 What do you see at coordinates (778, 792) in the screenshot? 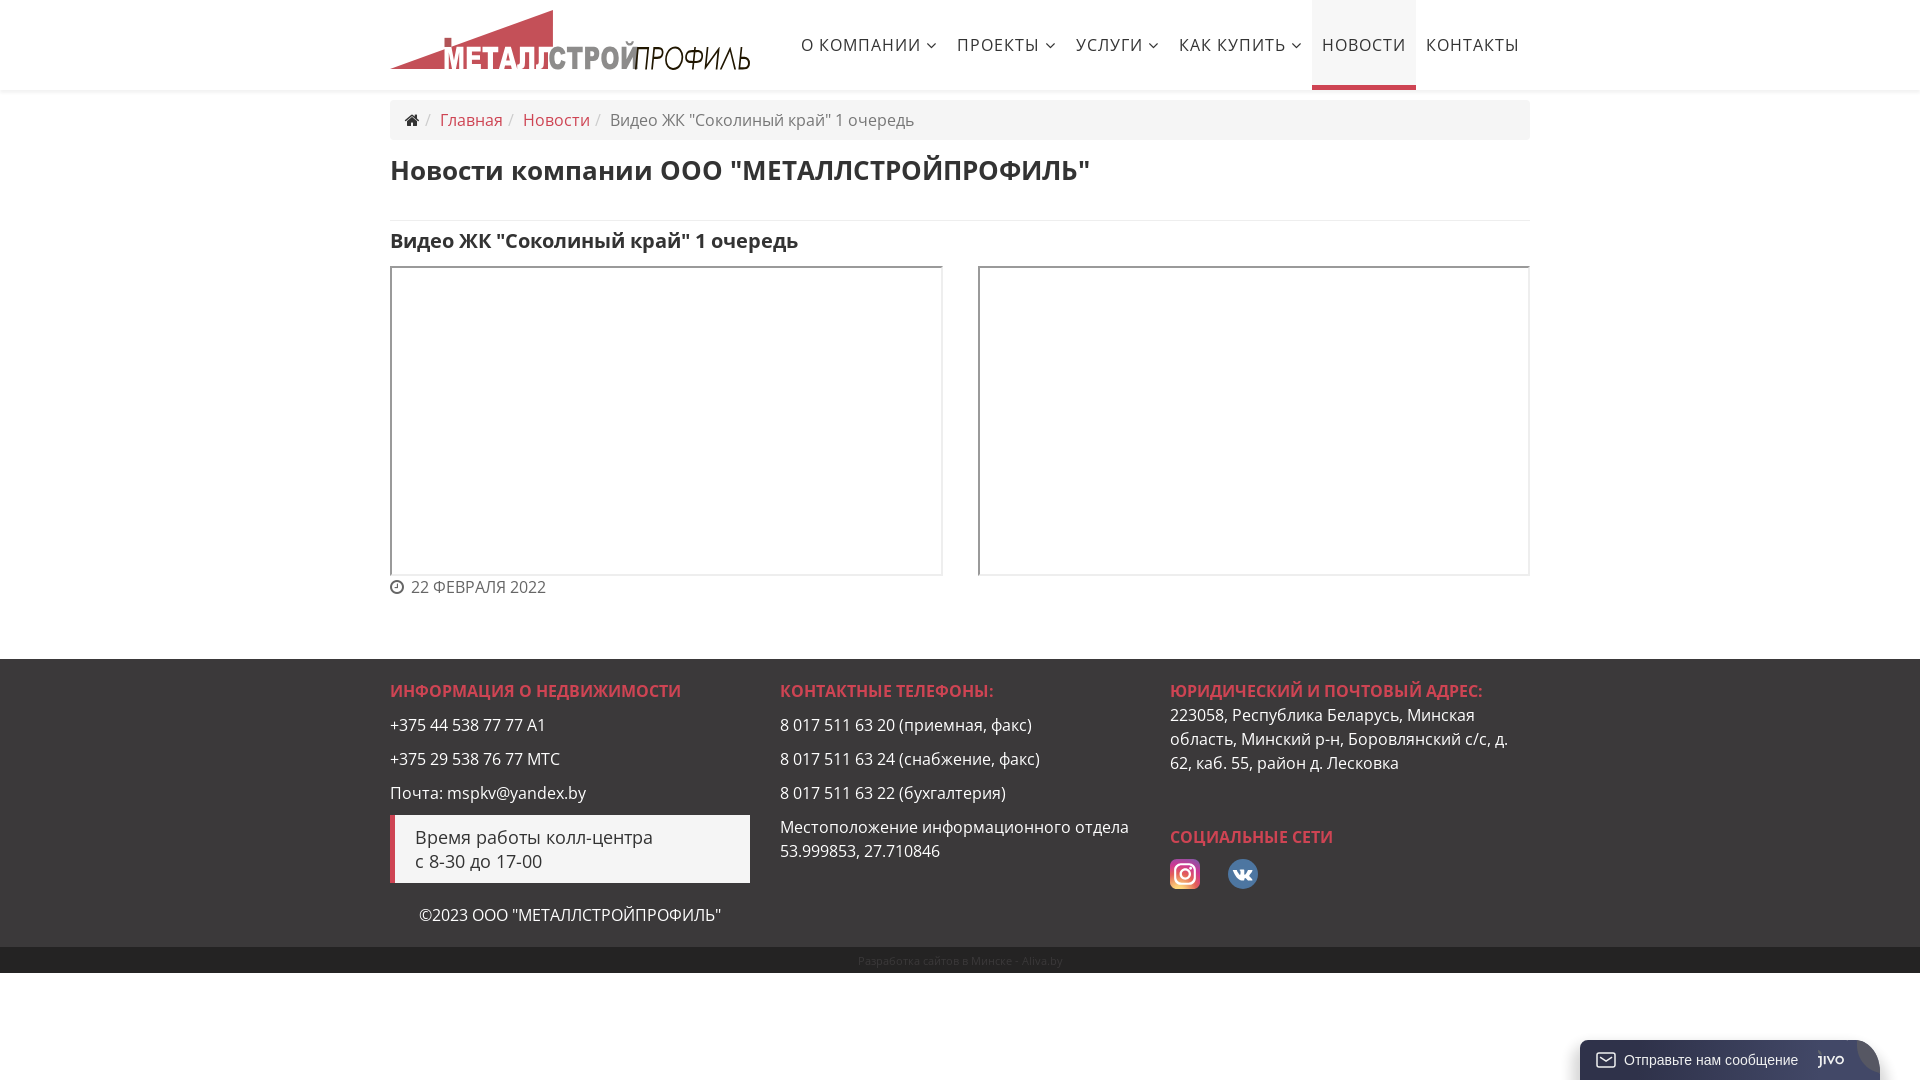
I see `'8 017 511 63 22'` at bounding box center [778, 792].